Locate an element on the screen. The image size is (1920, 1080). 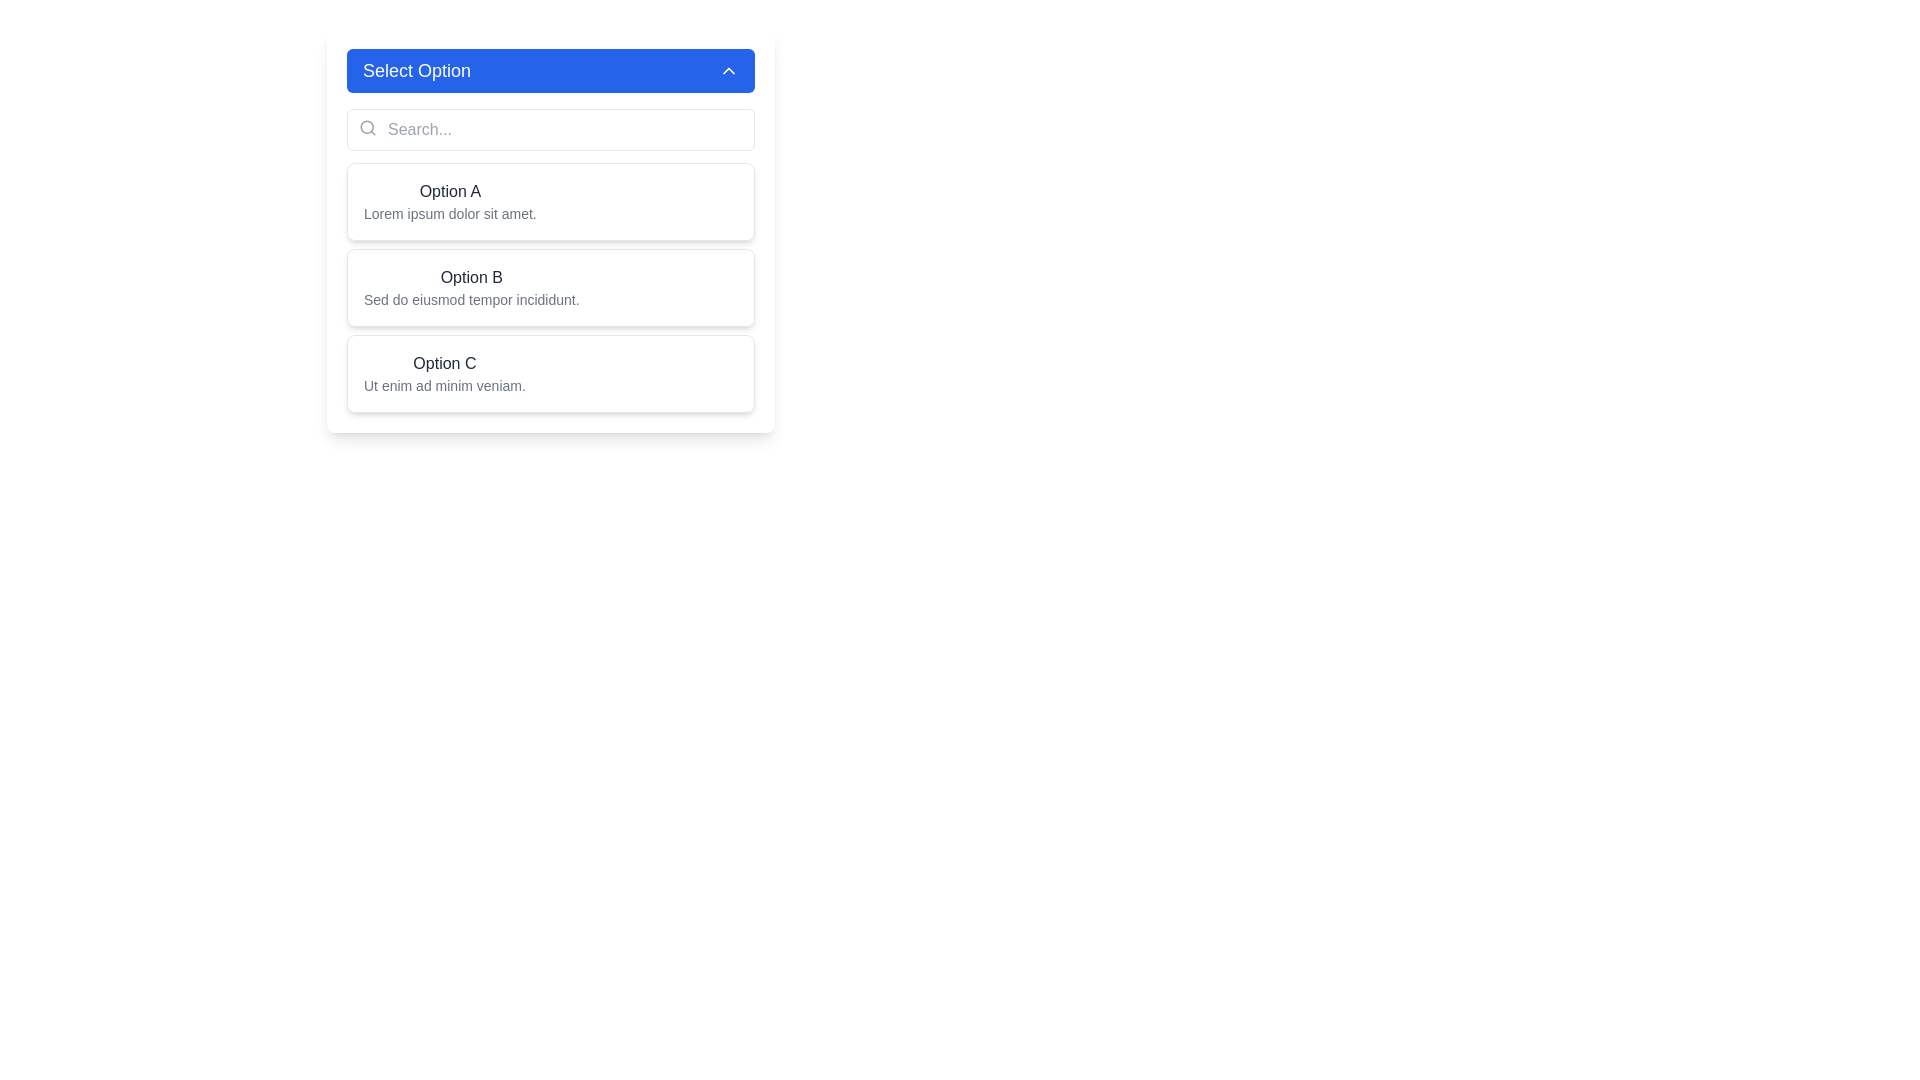
the SVG circle element representing the magnifying glass icon located at the top-left corner of the search bar is located at coordinates (367, 127).